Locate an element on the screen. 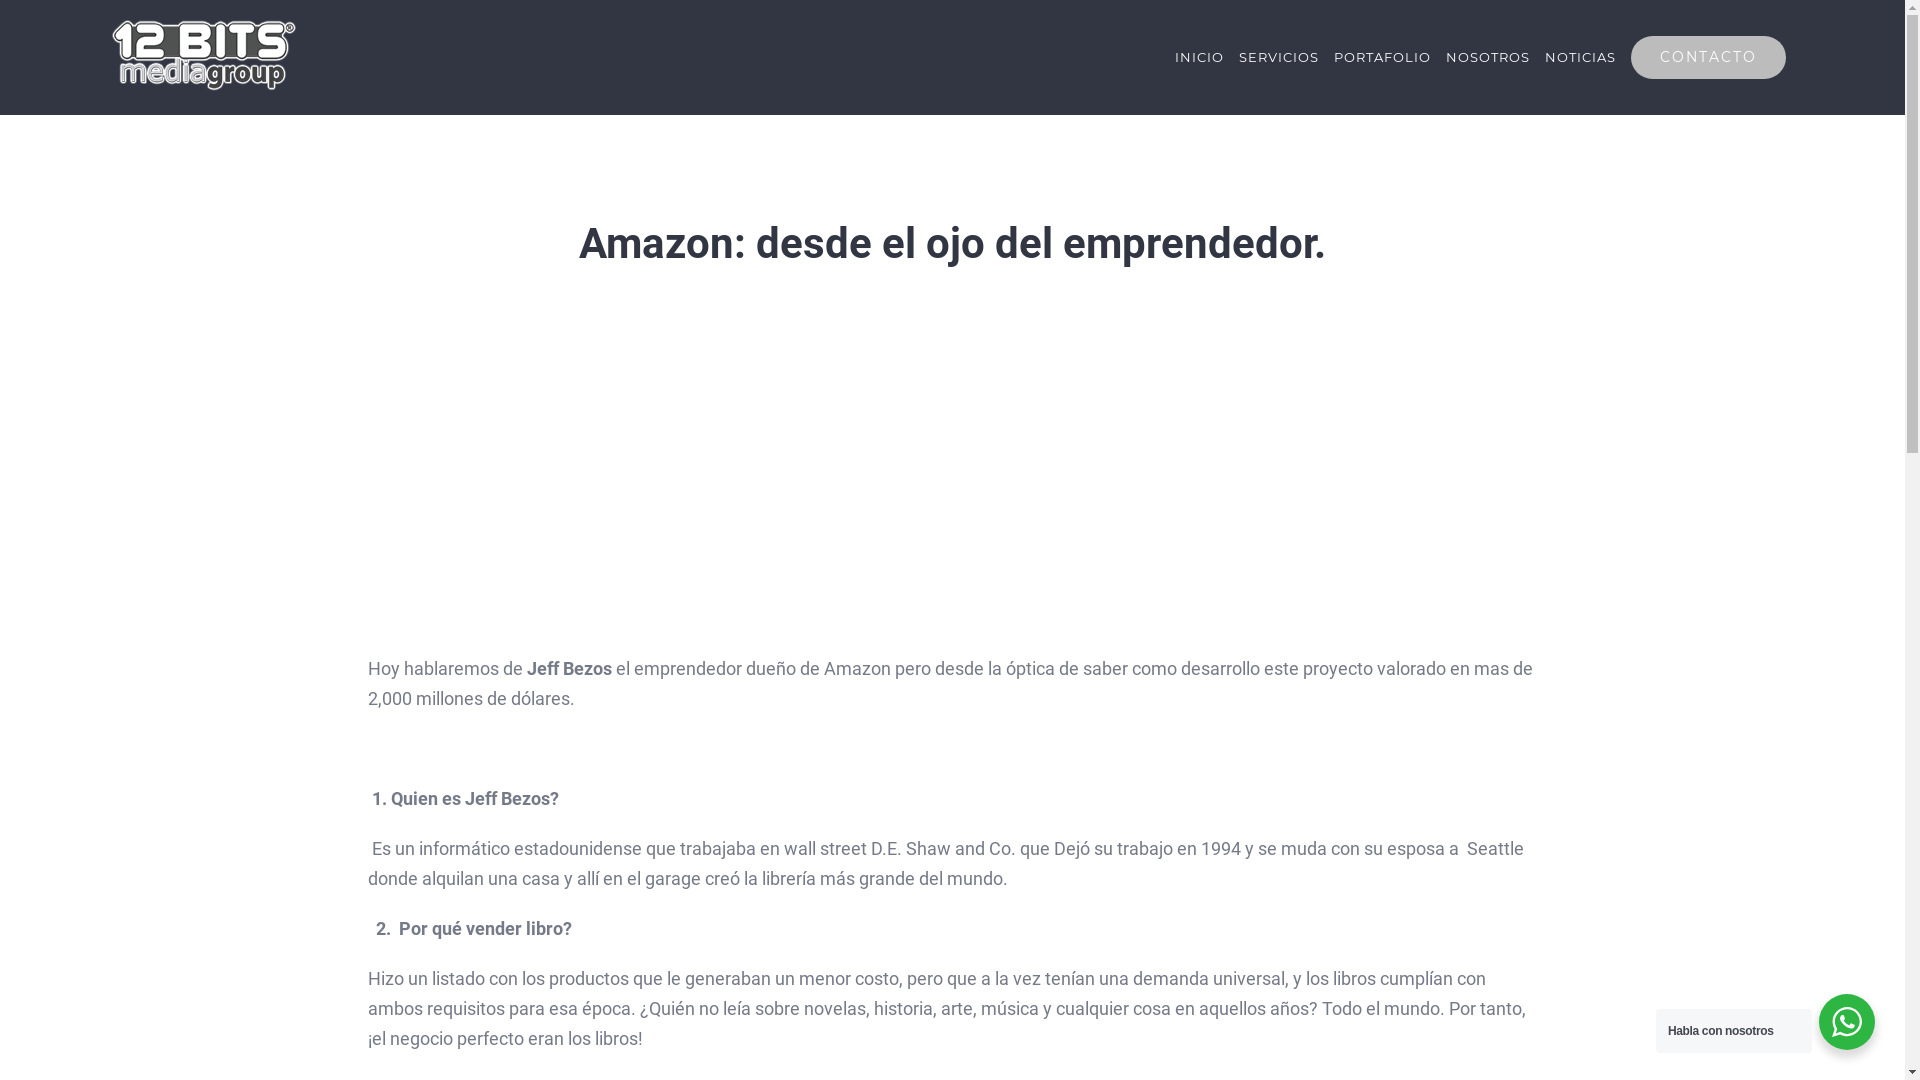 This screenshot has height=1080, width=1920. 'NOTICIAS' is located at coordinates (1579, 56).